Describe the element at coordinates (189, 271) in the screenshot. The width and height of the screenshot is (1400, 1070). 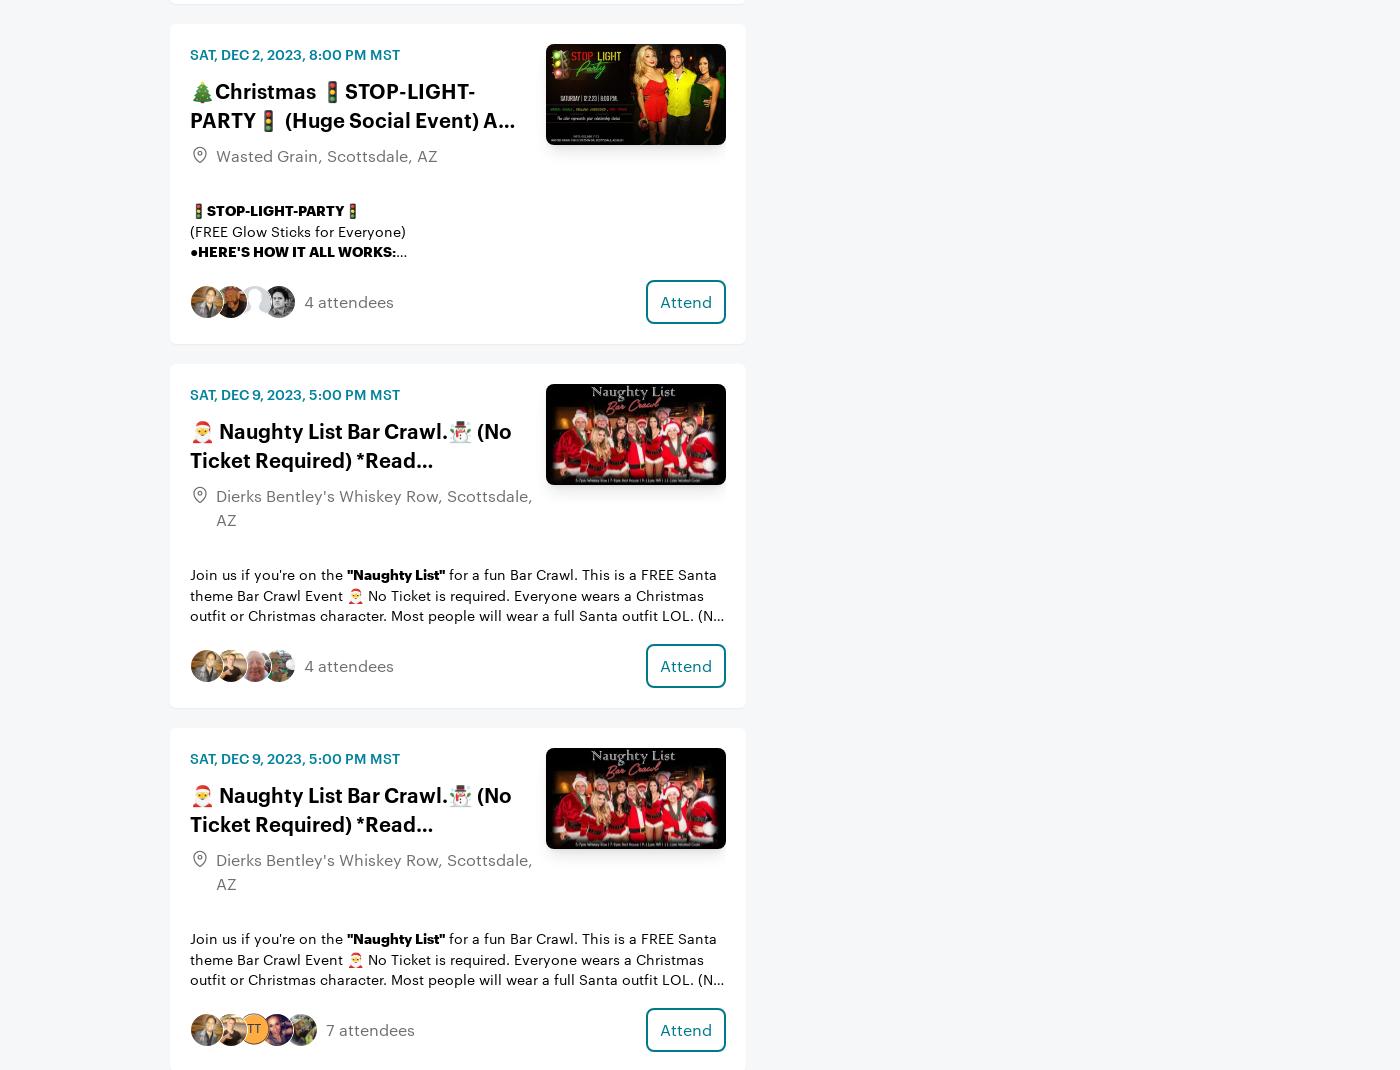
I see `'● (Green) = Single & Available.'` at that location.